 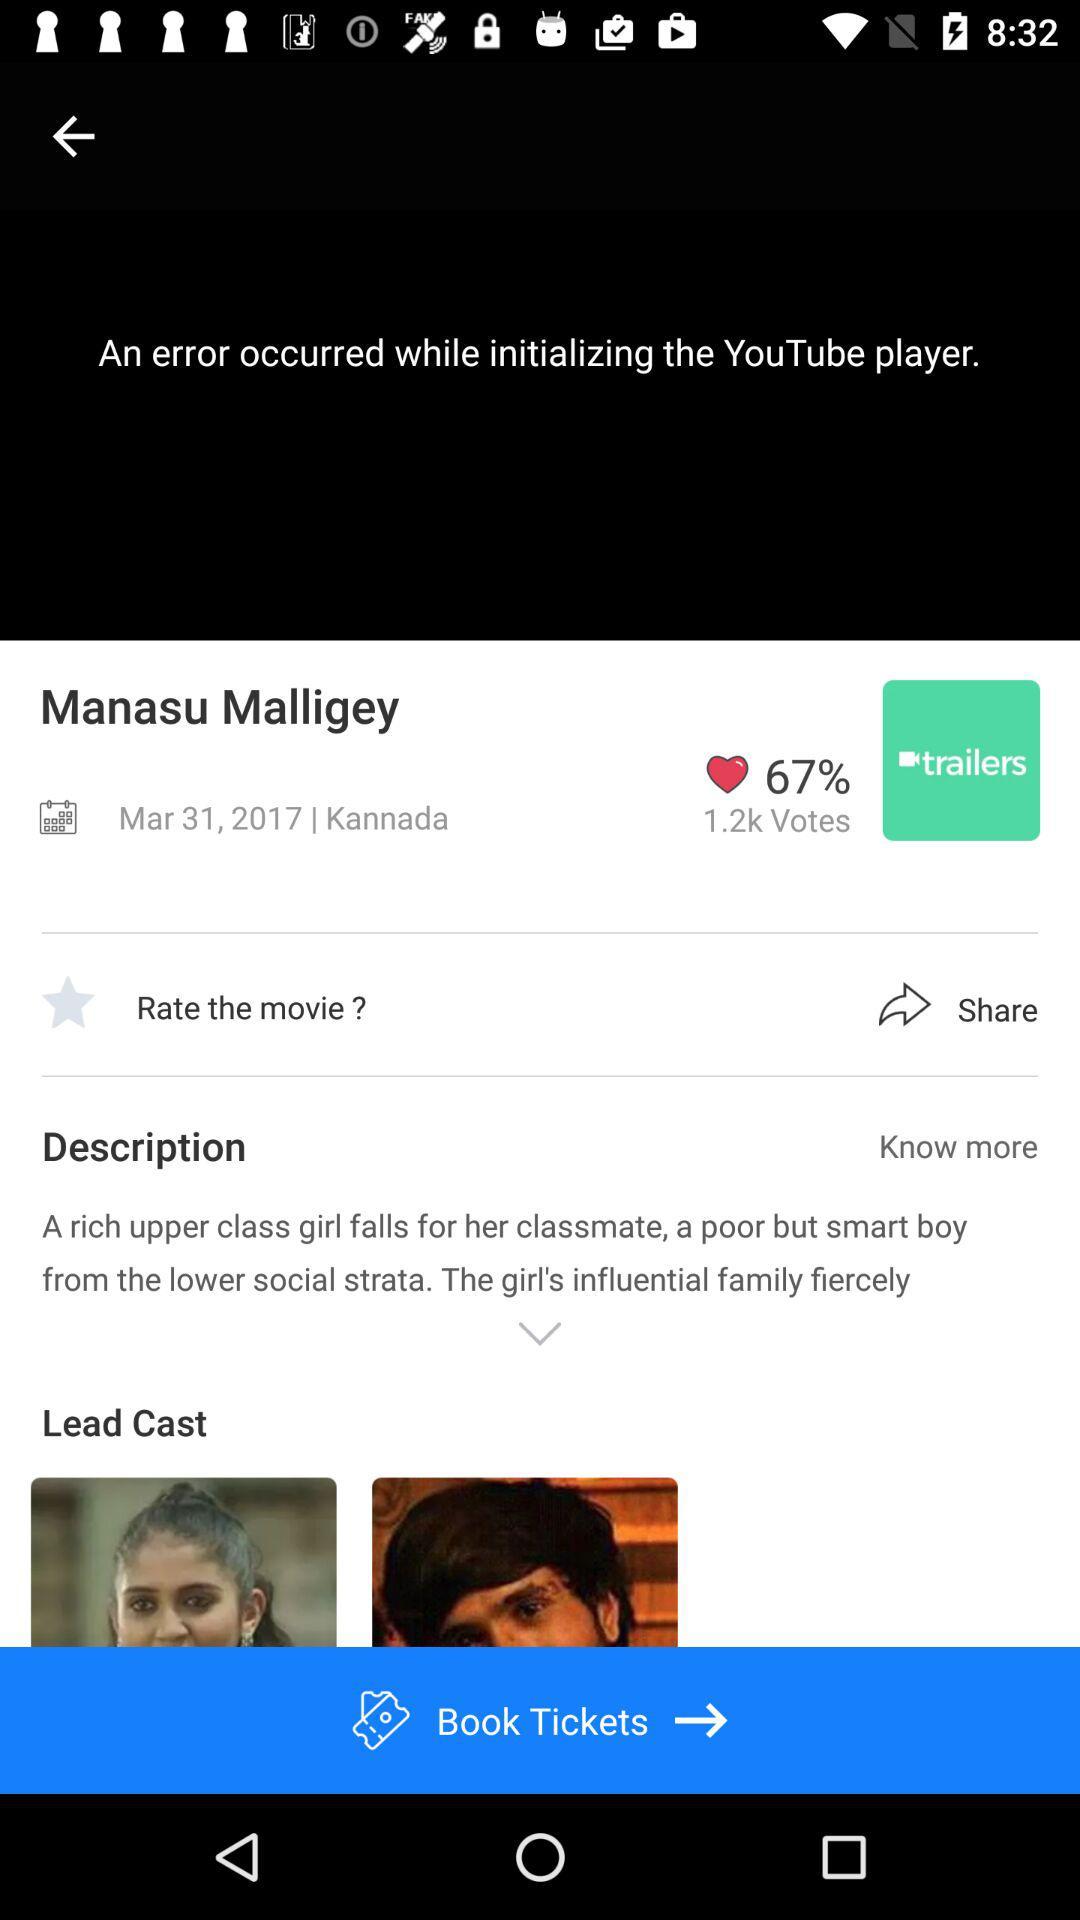 I want to click on watch trailers, so click(x=960, y=759).